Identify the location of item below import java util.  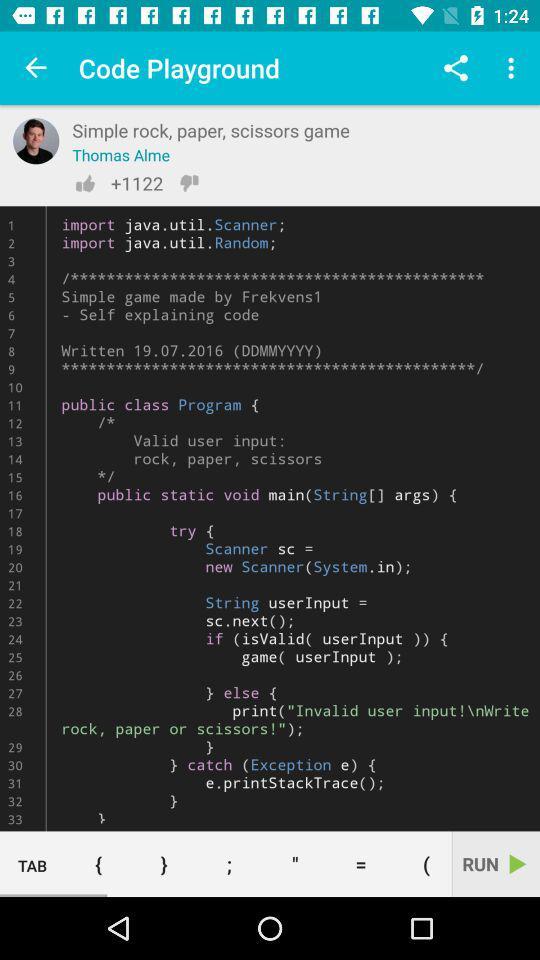
(294, 863).